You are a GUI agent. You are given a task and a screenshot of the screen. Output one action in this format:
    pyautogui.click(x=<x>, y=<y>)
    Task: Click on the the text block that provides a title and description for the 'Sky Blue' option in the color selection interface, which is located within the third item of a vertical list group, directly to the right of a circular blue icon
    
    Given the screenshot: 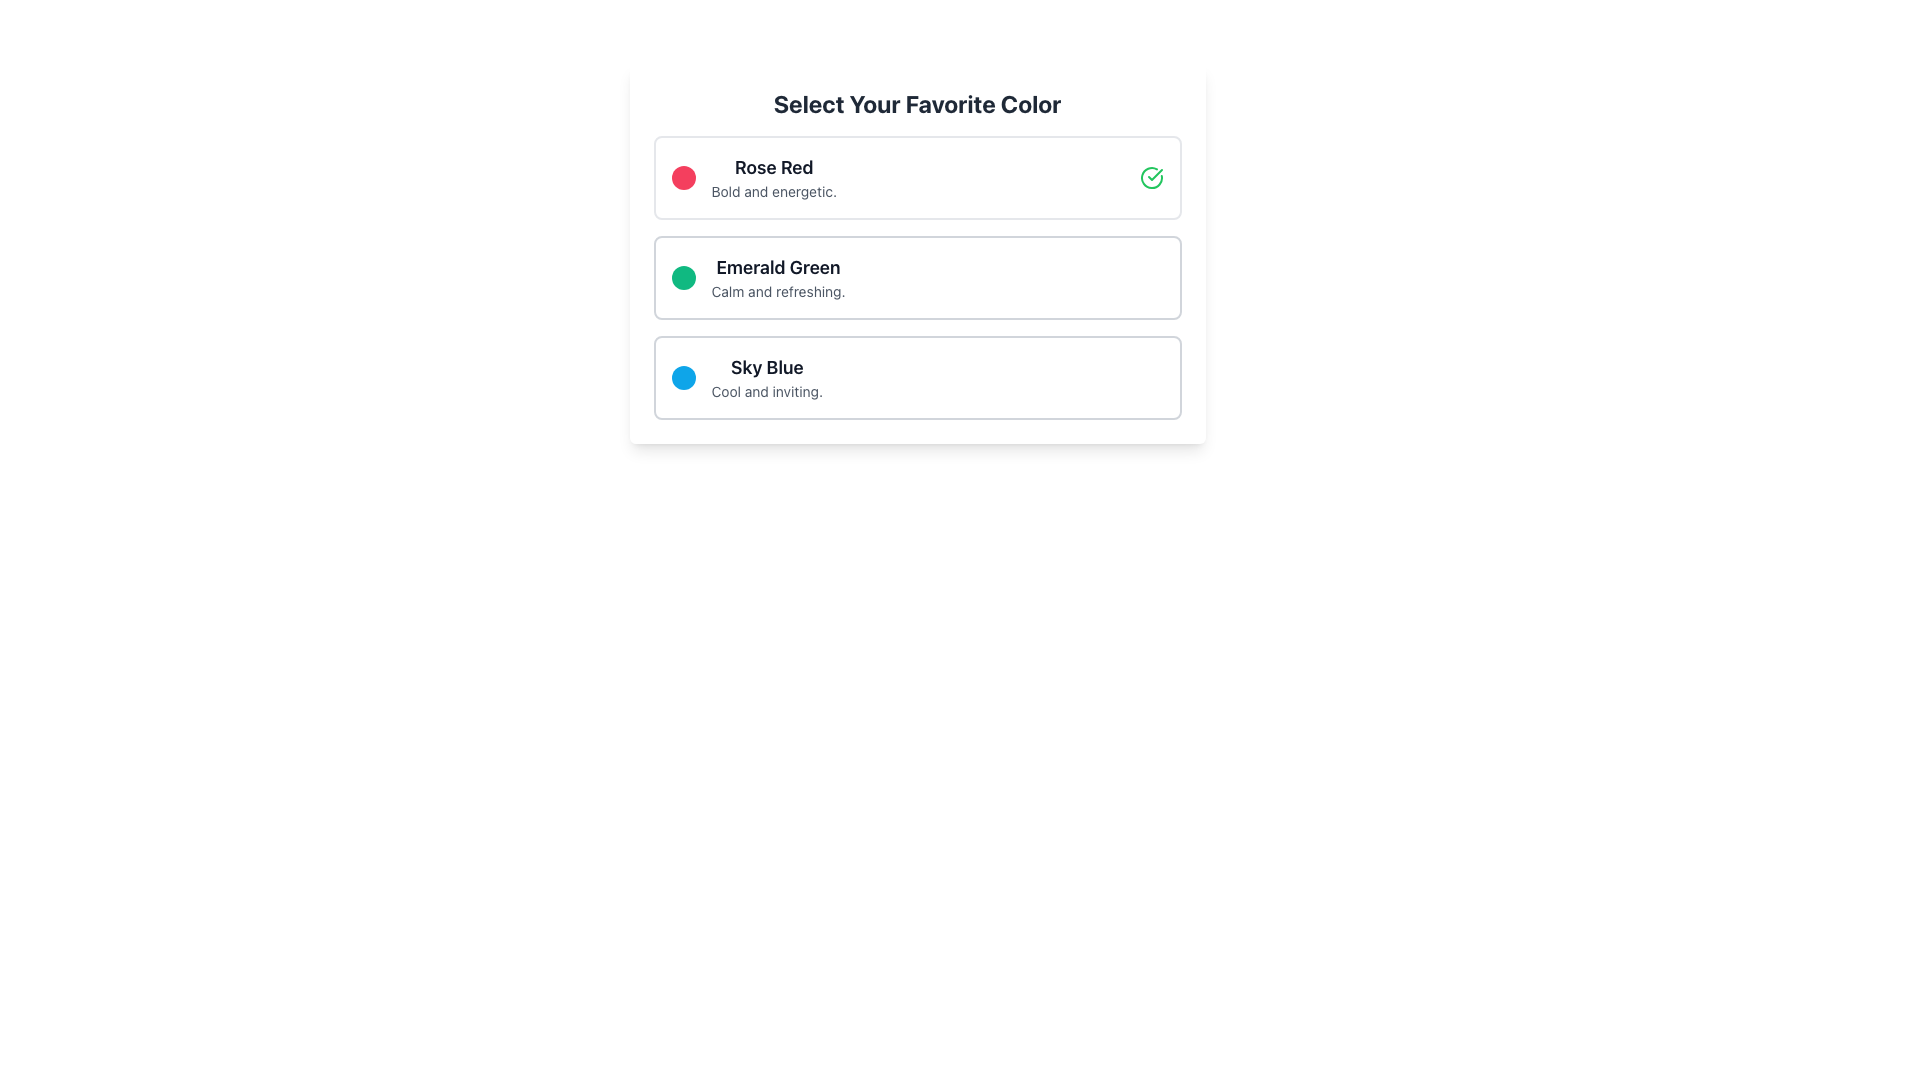 What is the action you would take?
    pyautogui.click(x=766, y=378)
    